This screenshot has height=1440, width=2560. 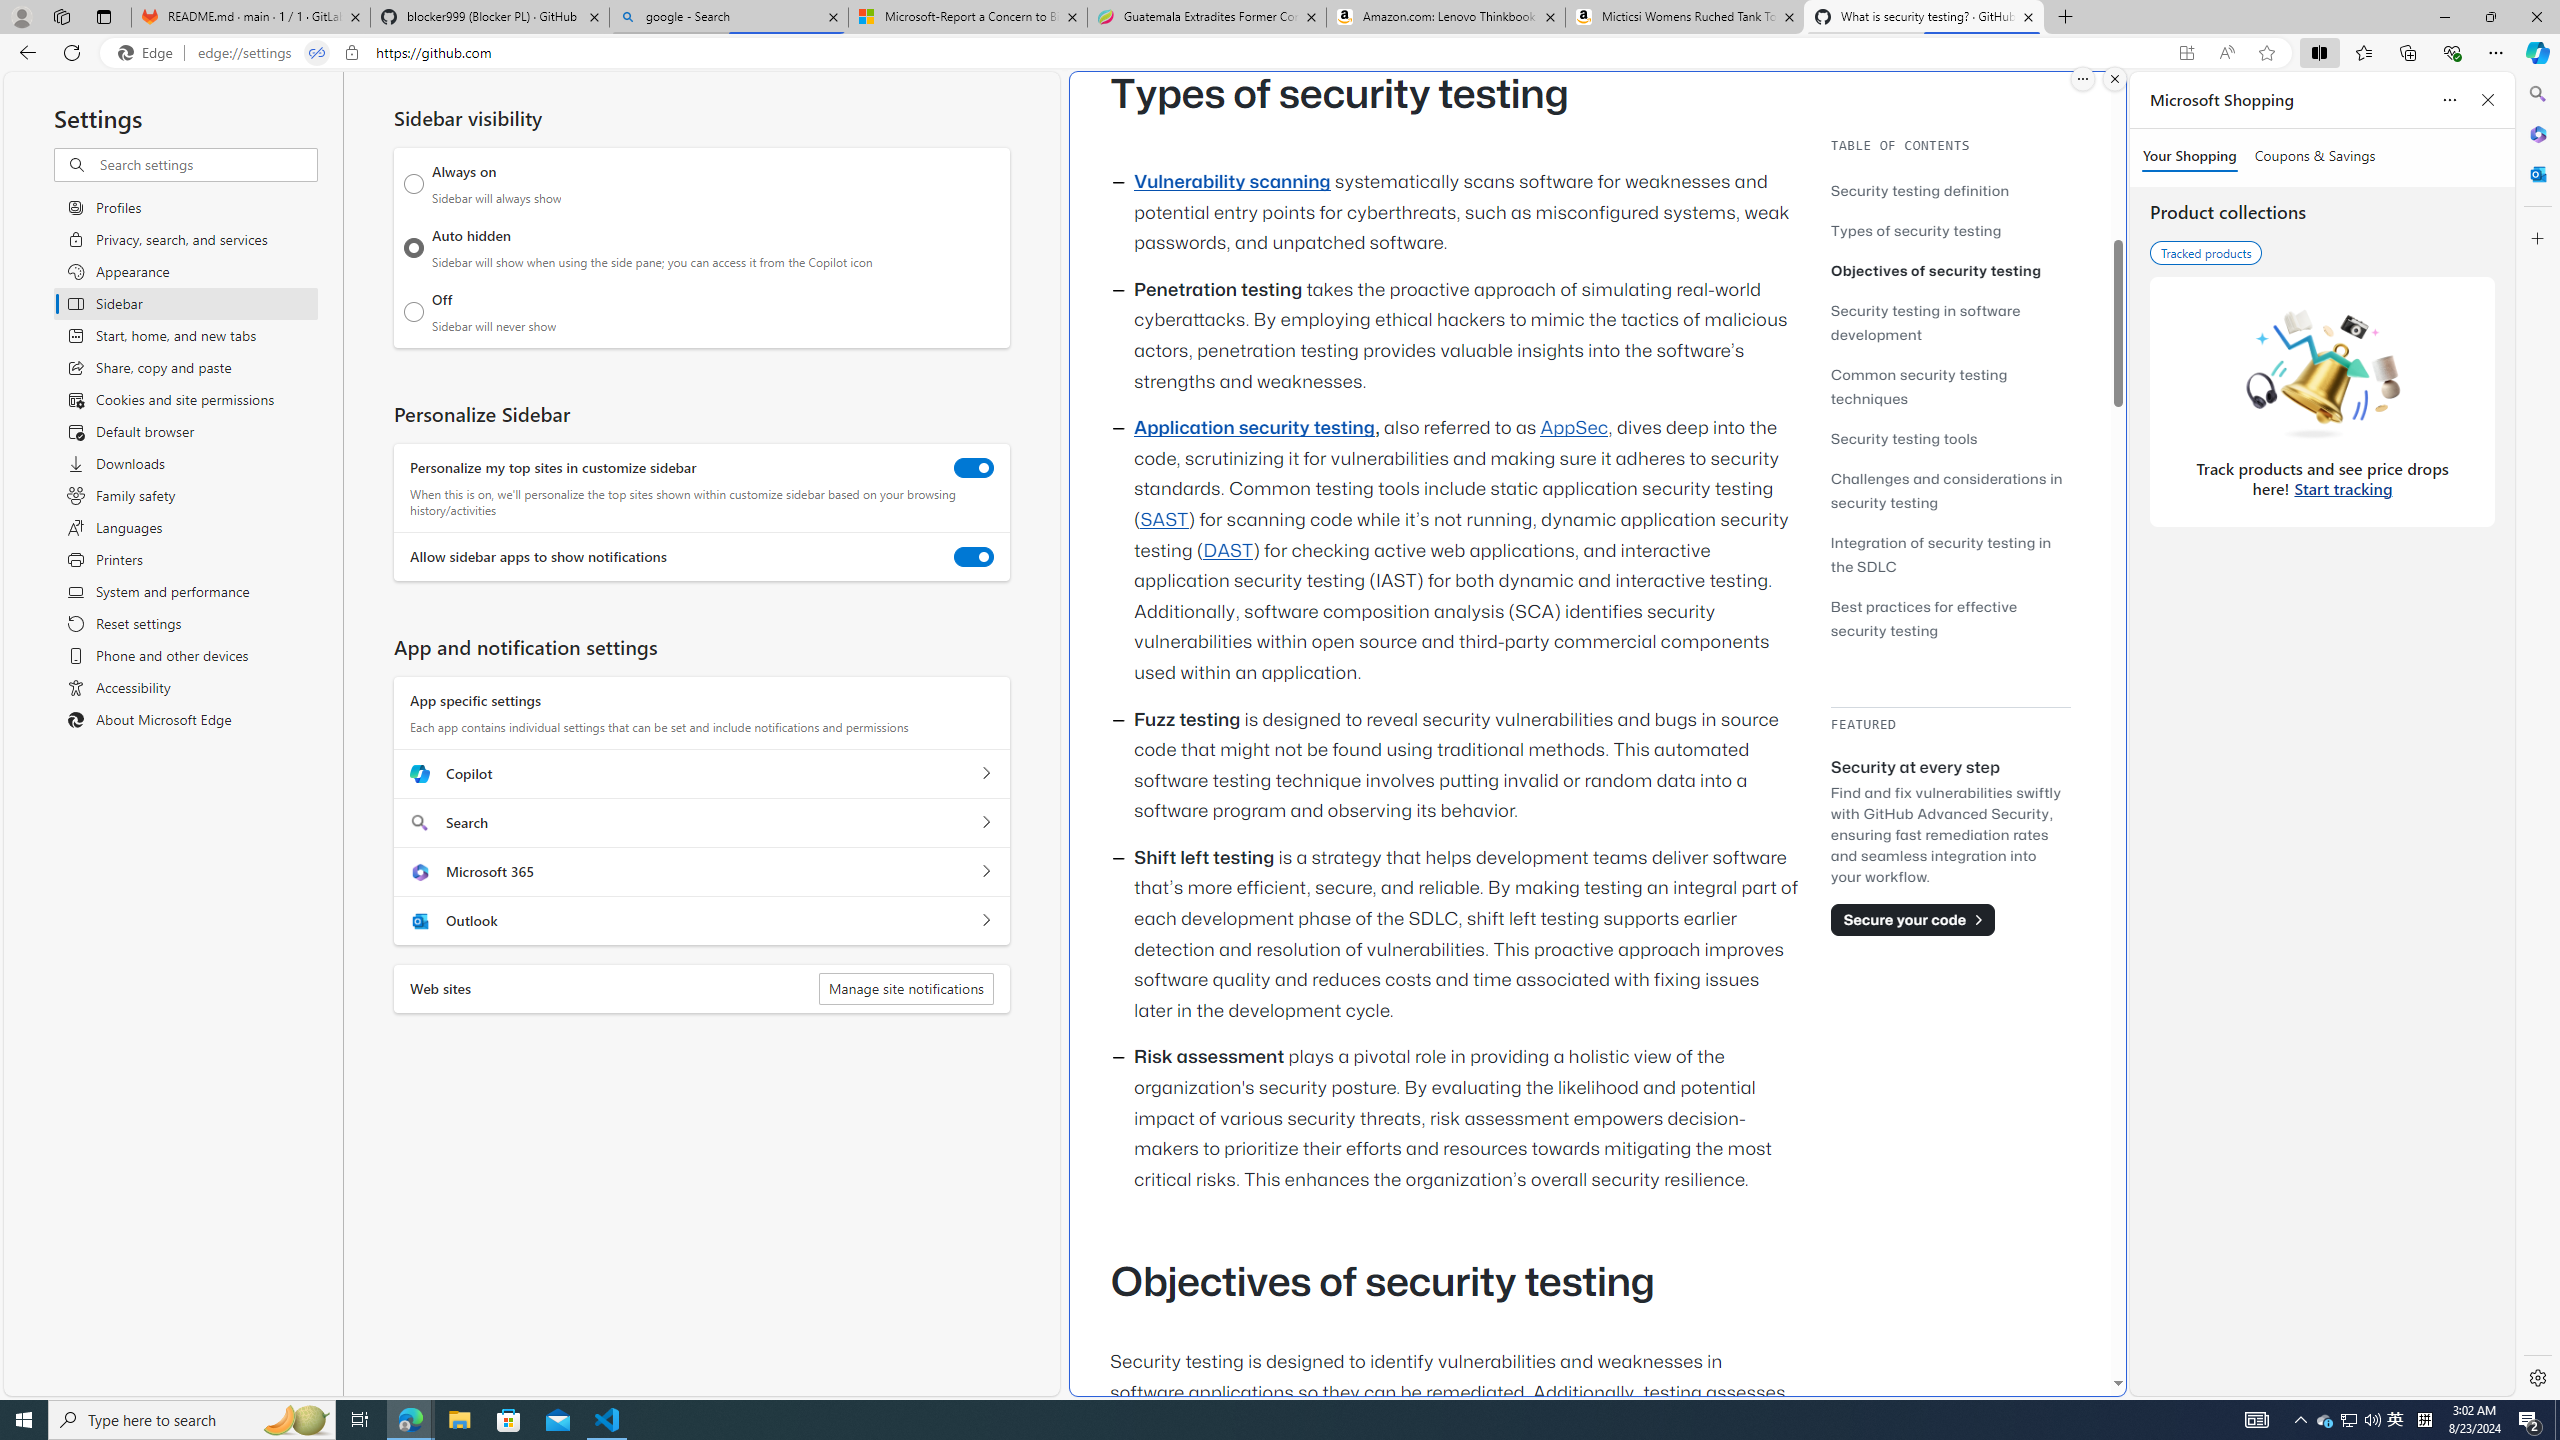 I want to click on 'More options.', so click(x=2082, y=78).